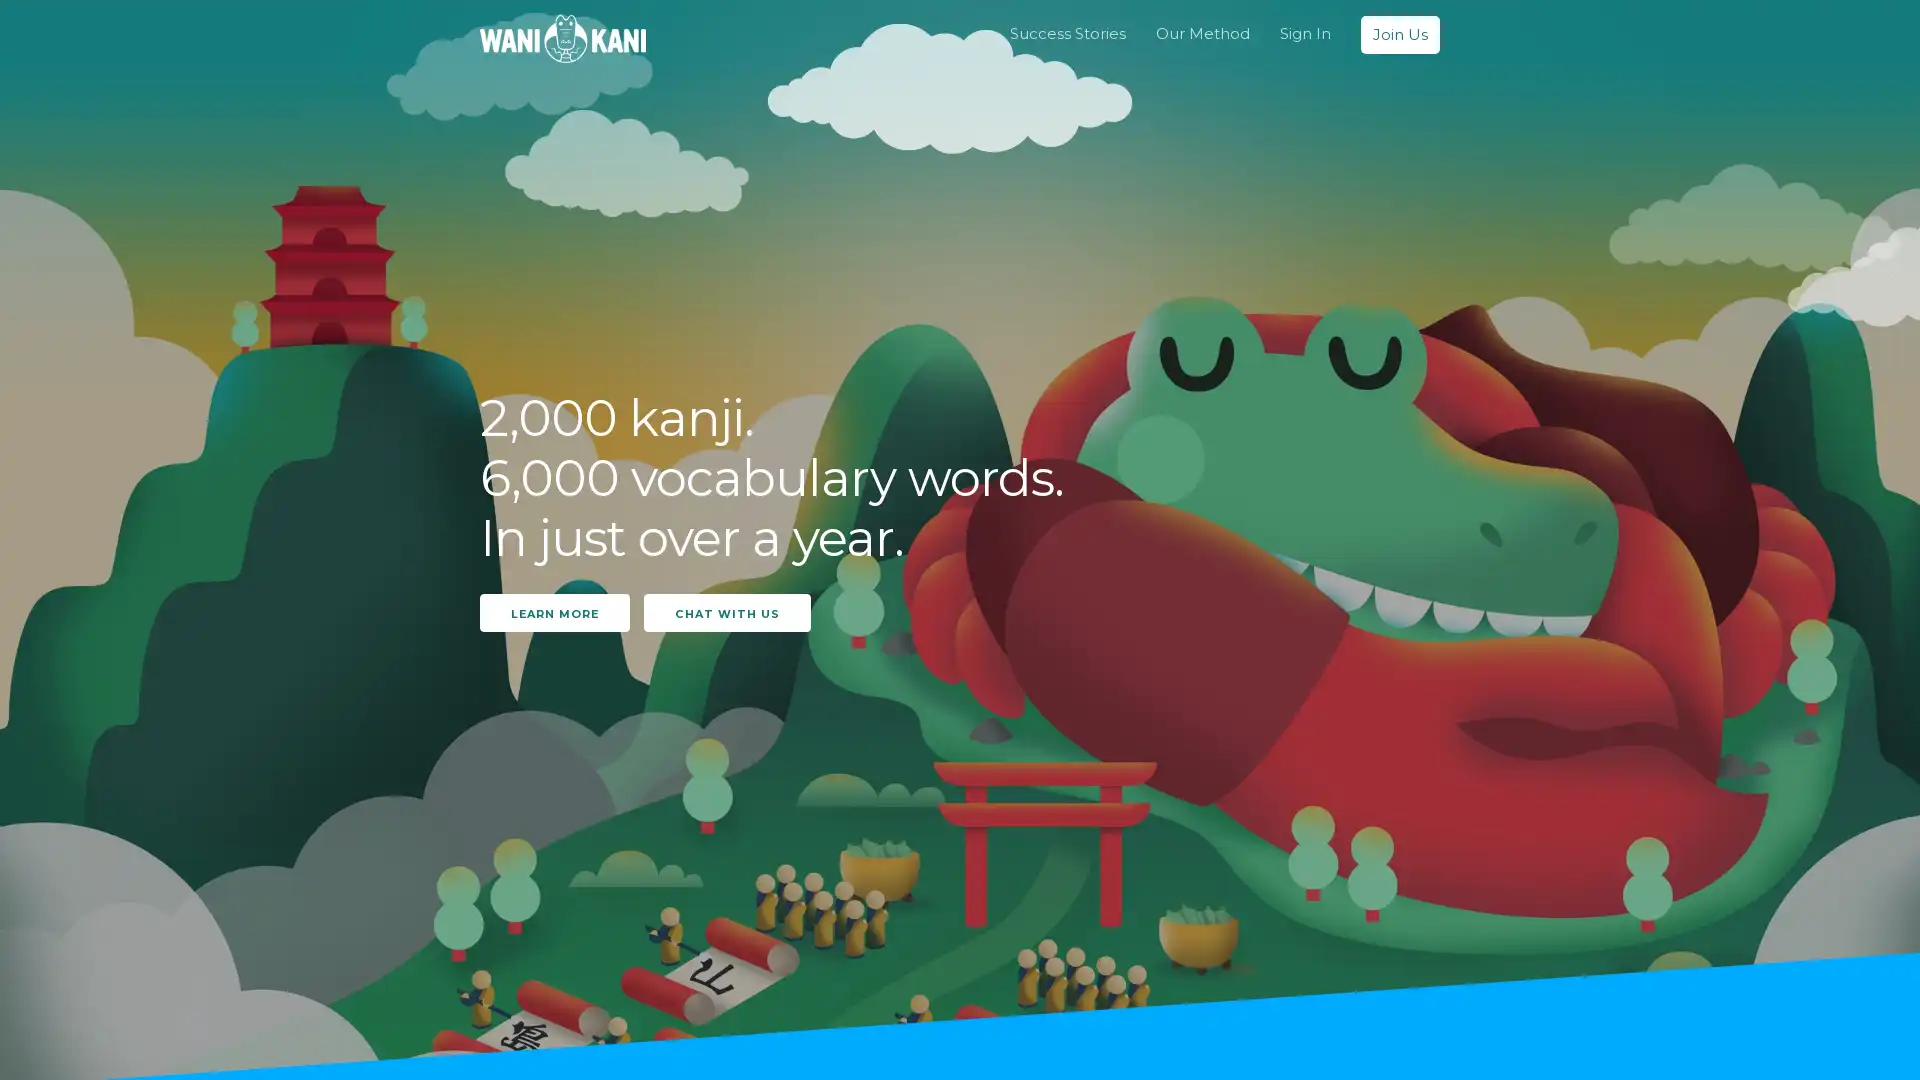  I want to click on CHAT WITH US, so click(726, 611).